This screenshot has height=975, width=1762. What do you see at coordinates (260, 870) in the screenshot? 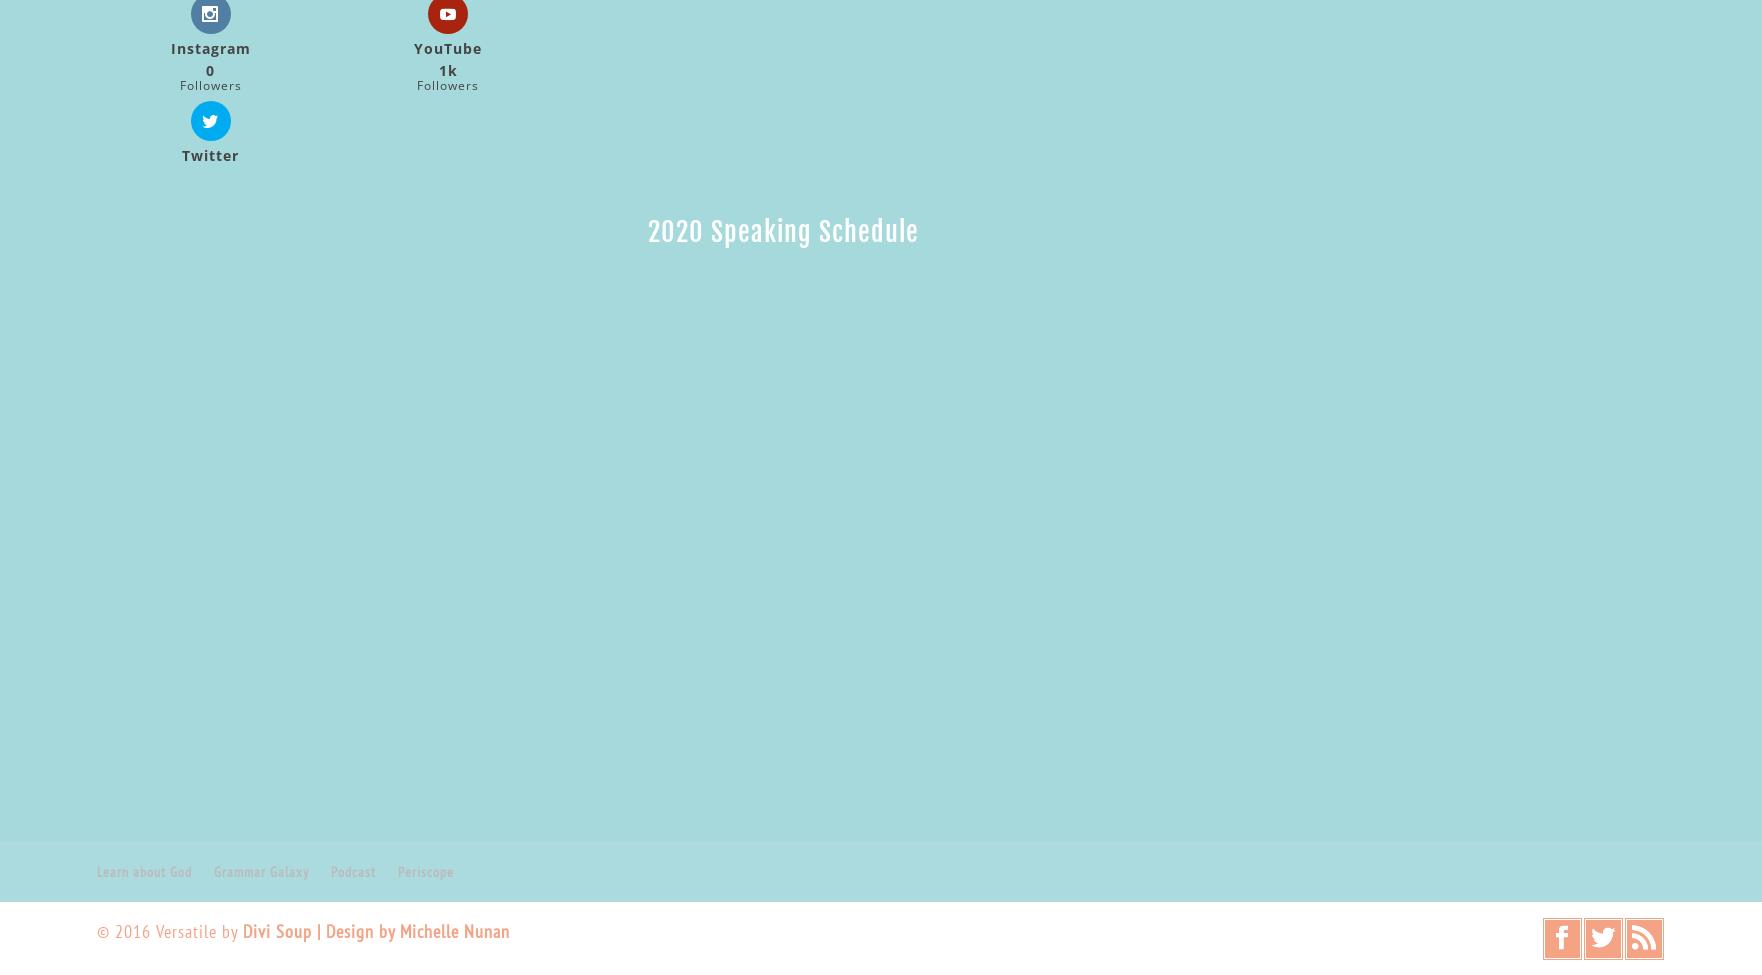
I see `'Grammar Galaxy'` at bounding box center [260, 870].